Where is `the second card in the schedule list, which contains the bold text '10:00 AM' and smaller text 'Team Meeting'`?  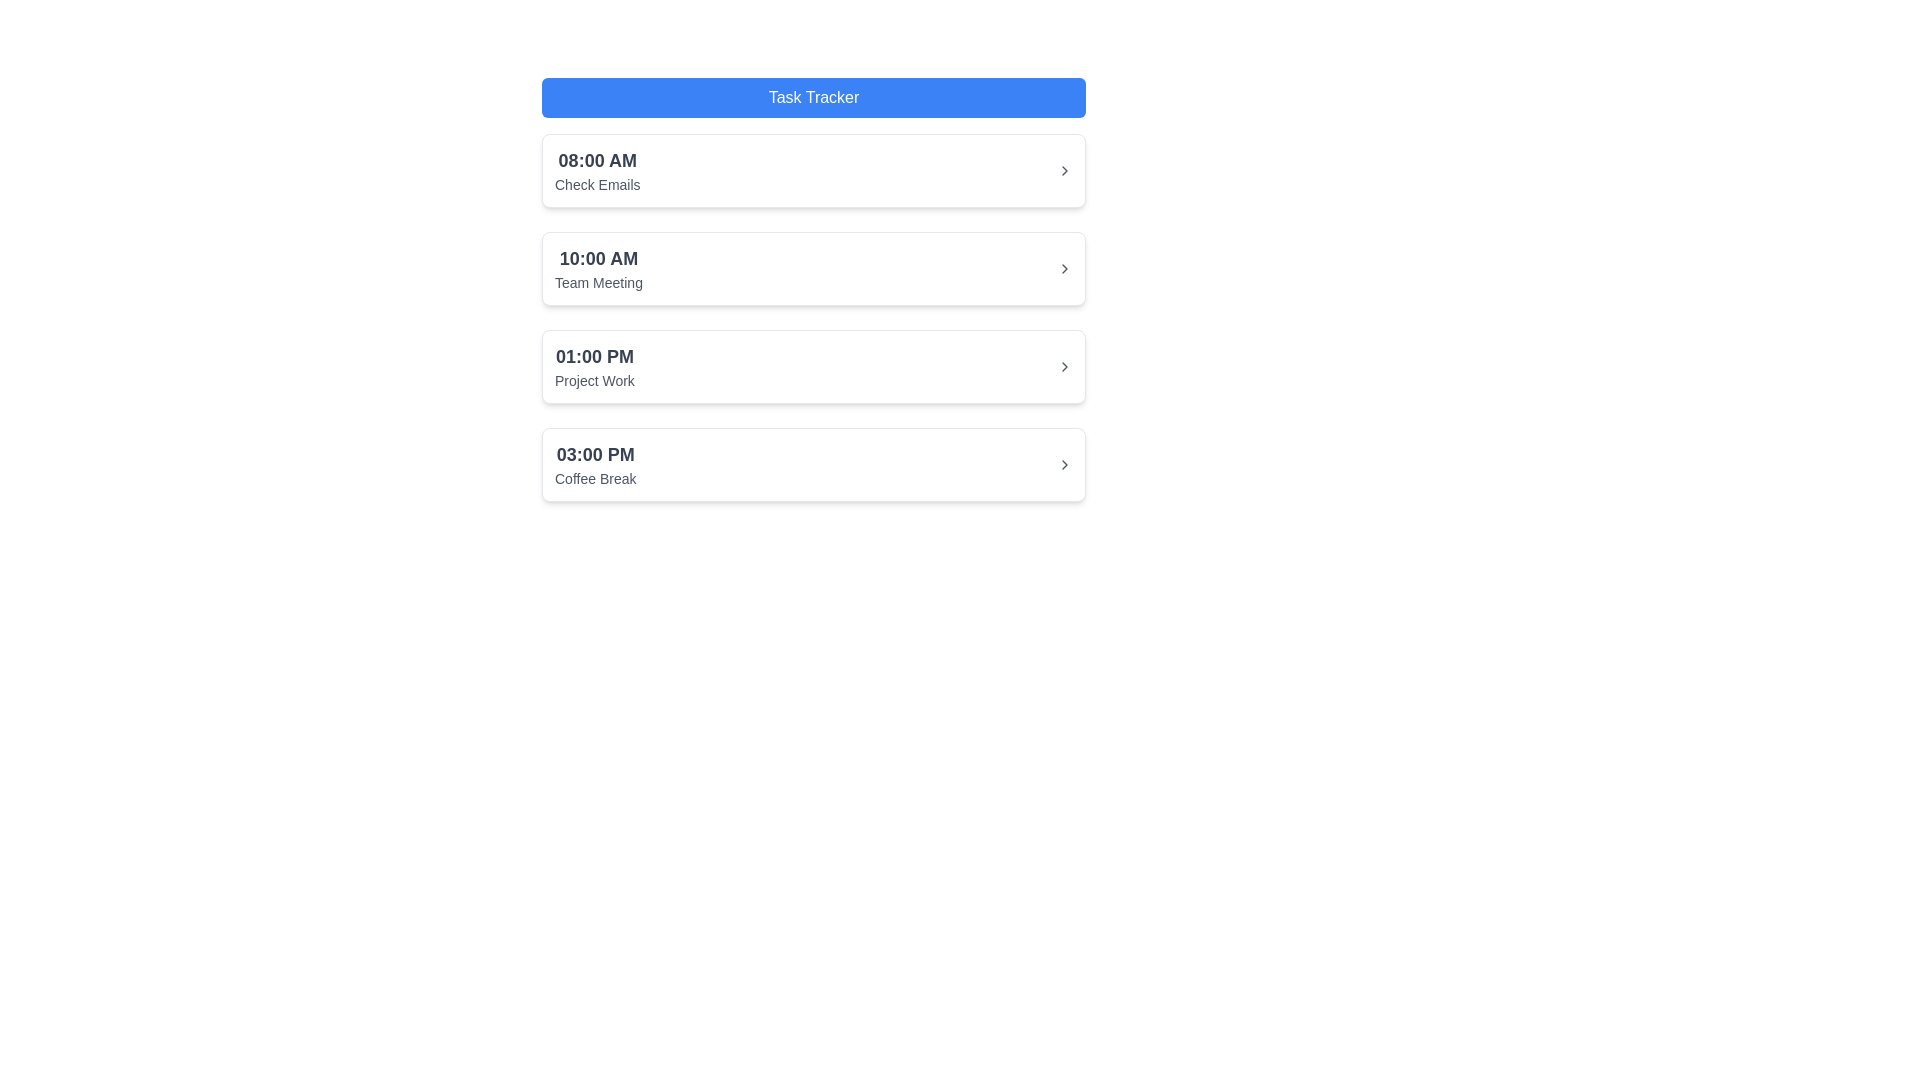
the second card in the schedule list, which contains the bold text '10:00 AM' and smaller text 'Team Meeting' is located at coordinates (598, 268).